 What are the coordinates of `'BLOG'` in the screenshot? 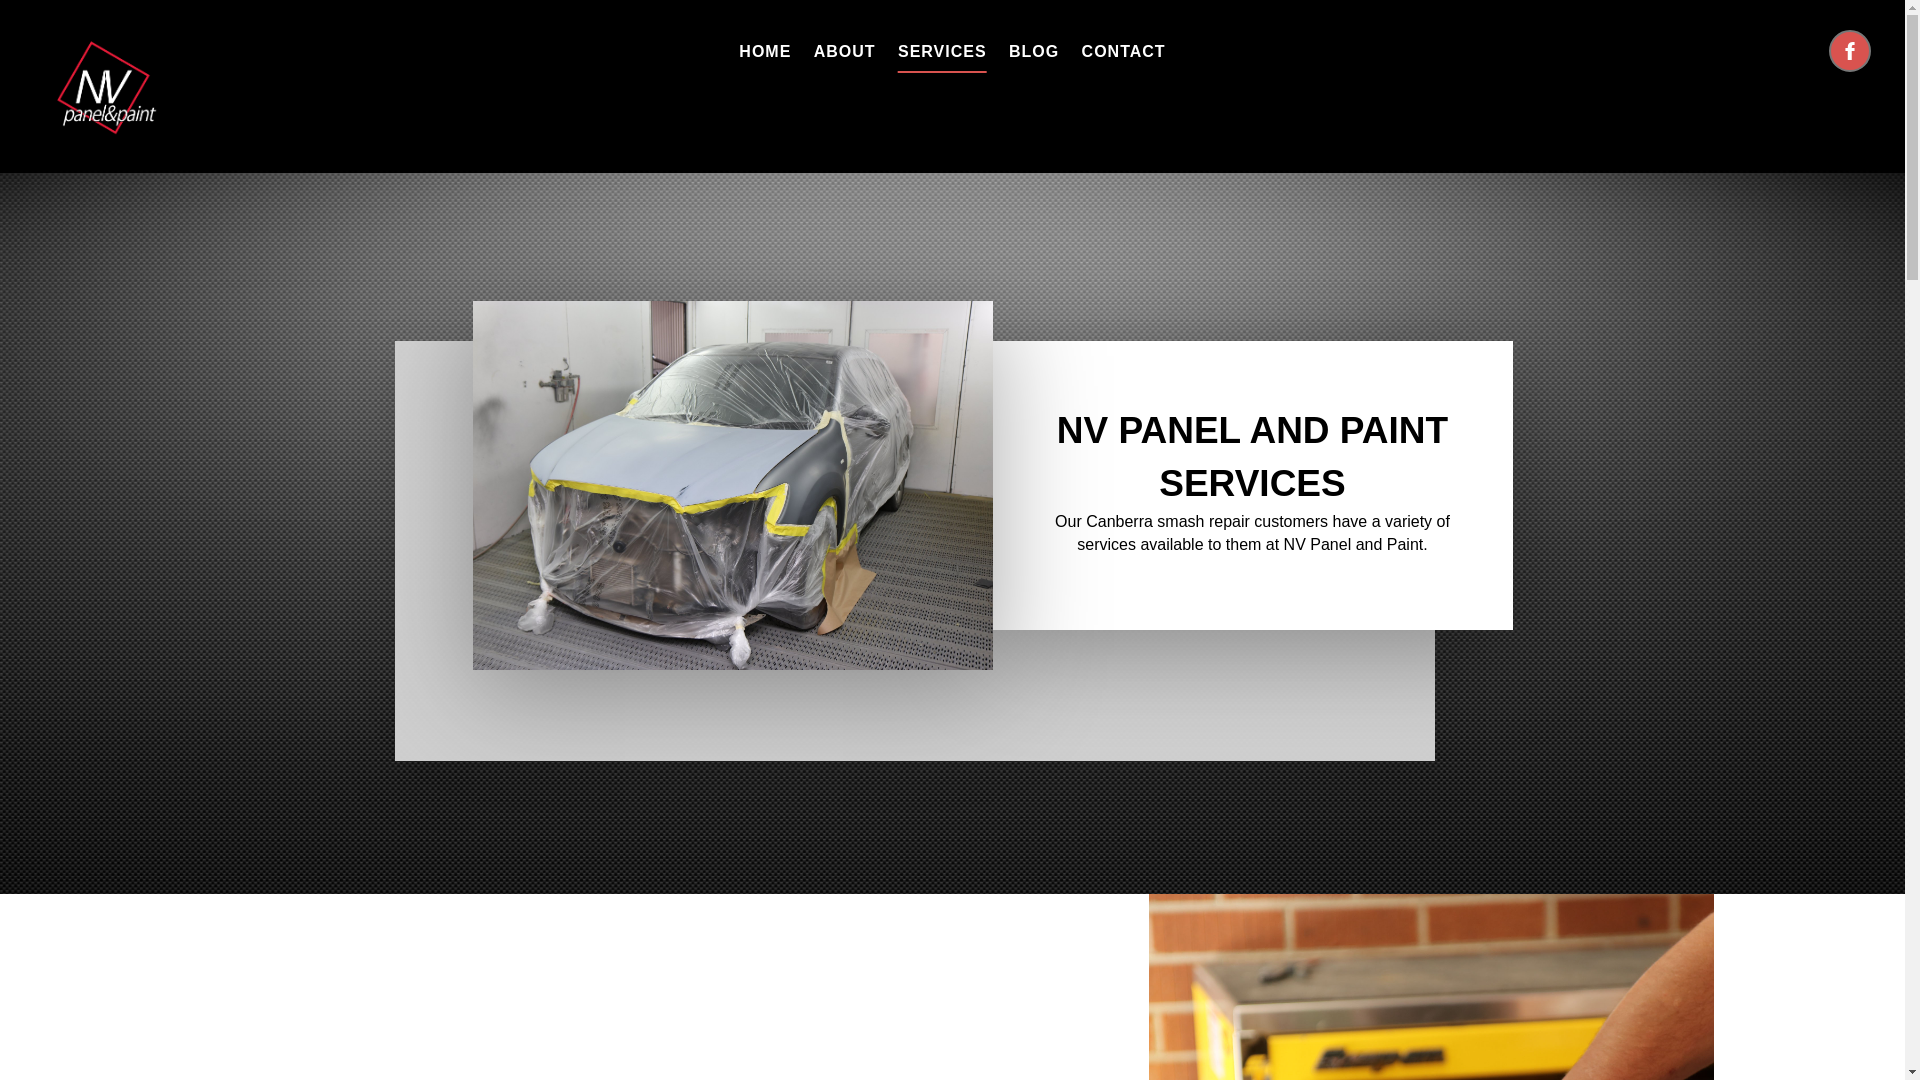 It's located at (1033, 50).